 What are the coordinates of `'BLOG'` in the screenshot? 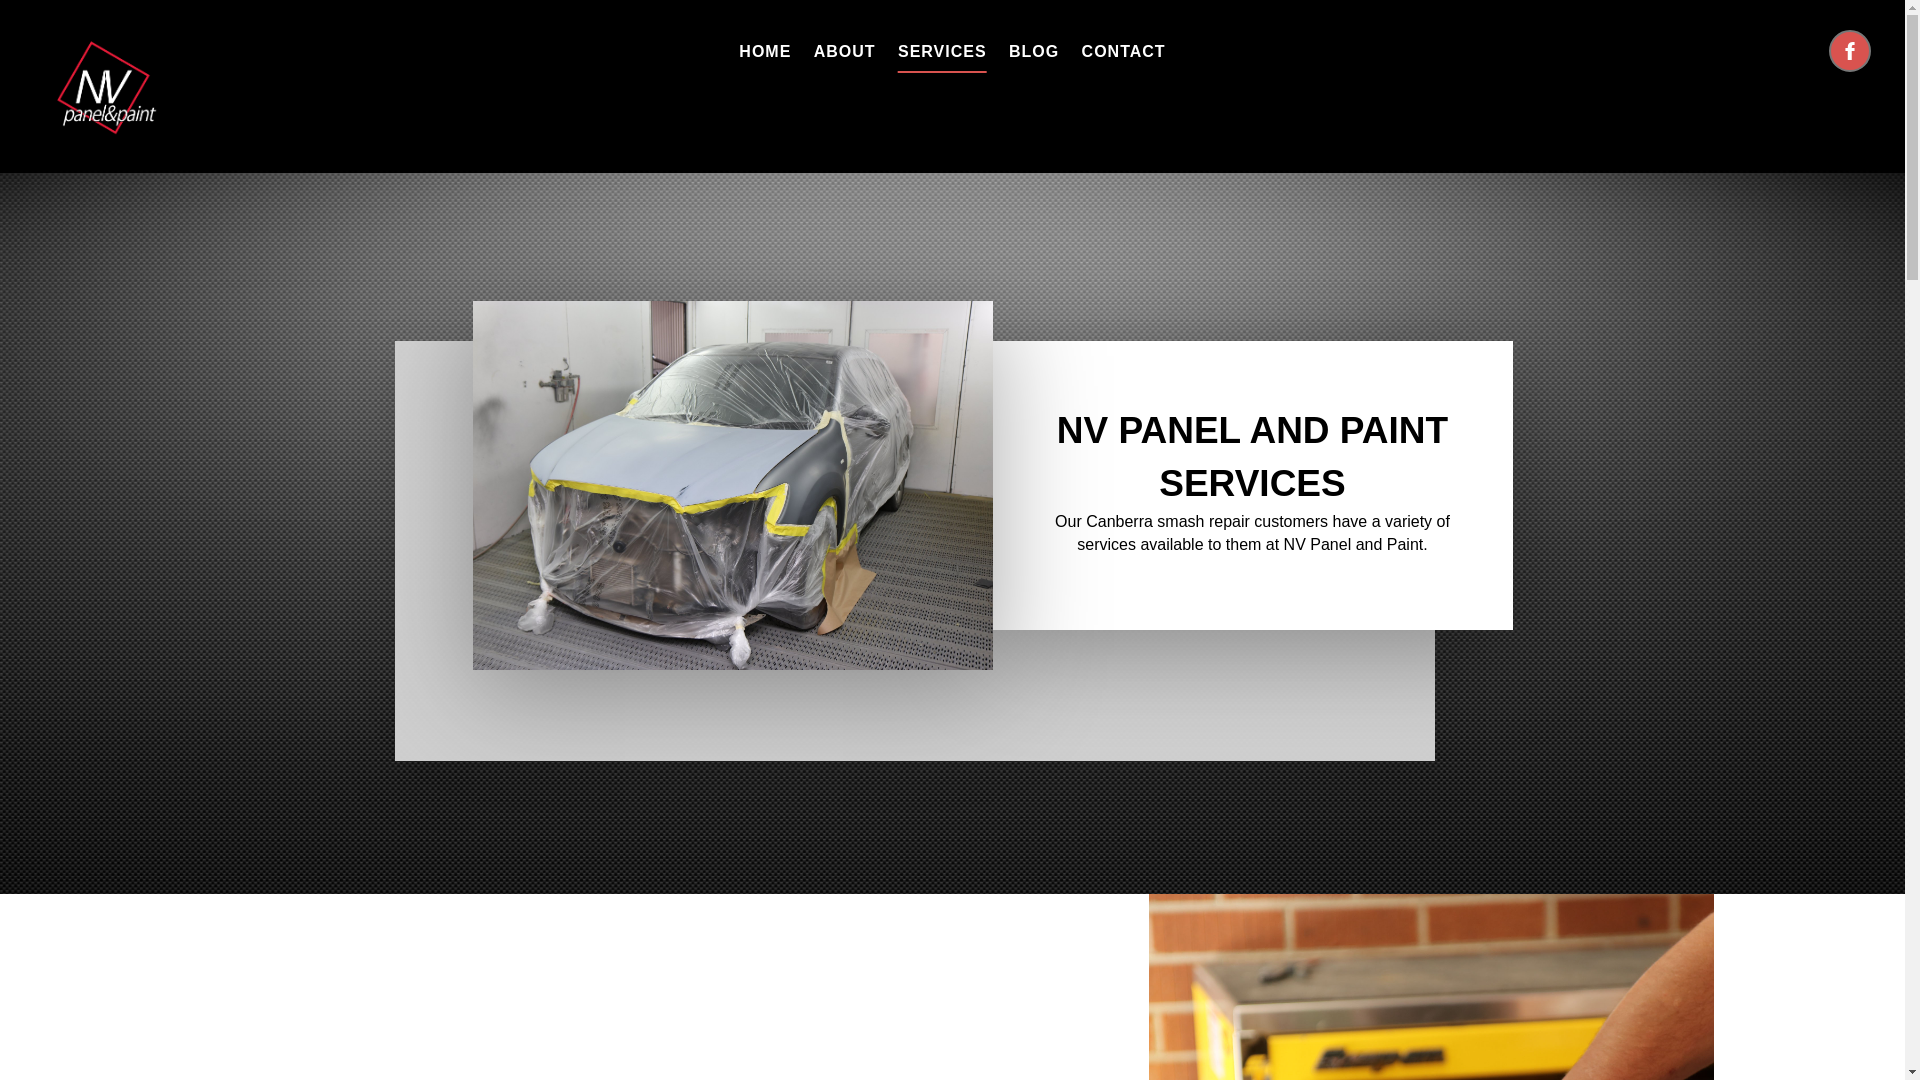 It's located at (1033, 50).